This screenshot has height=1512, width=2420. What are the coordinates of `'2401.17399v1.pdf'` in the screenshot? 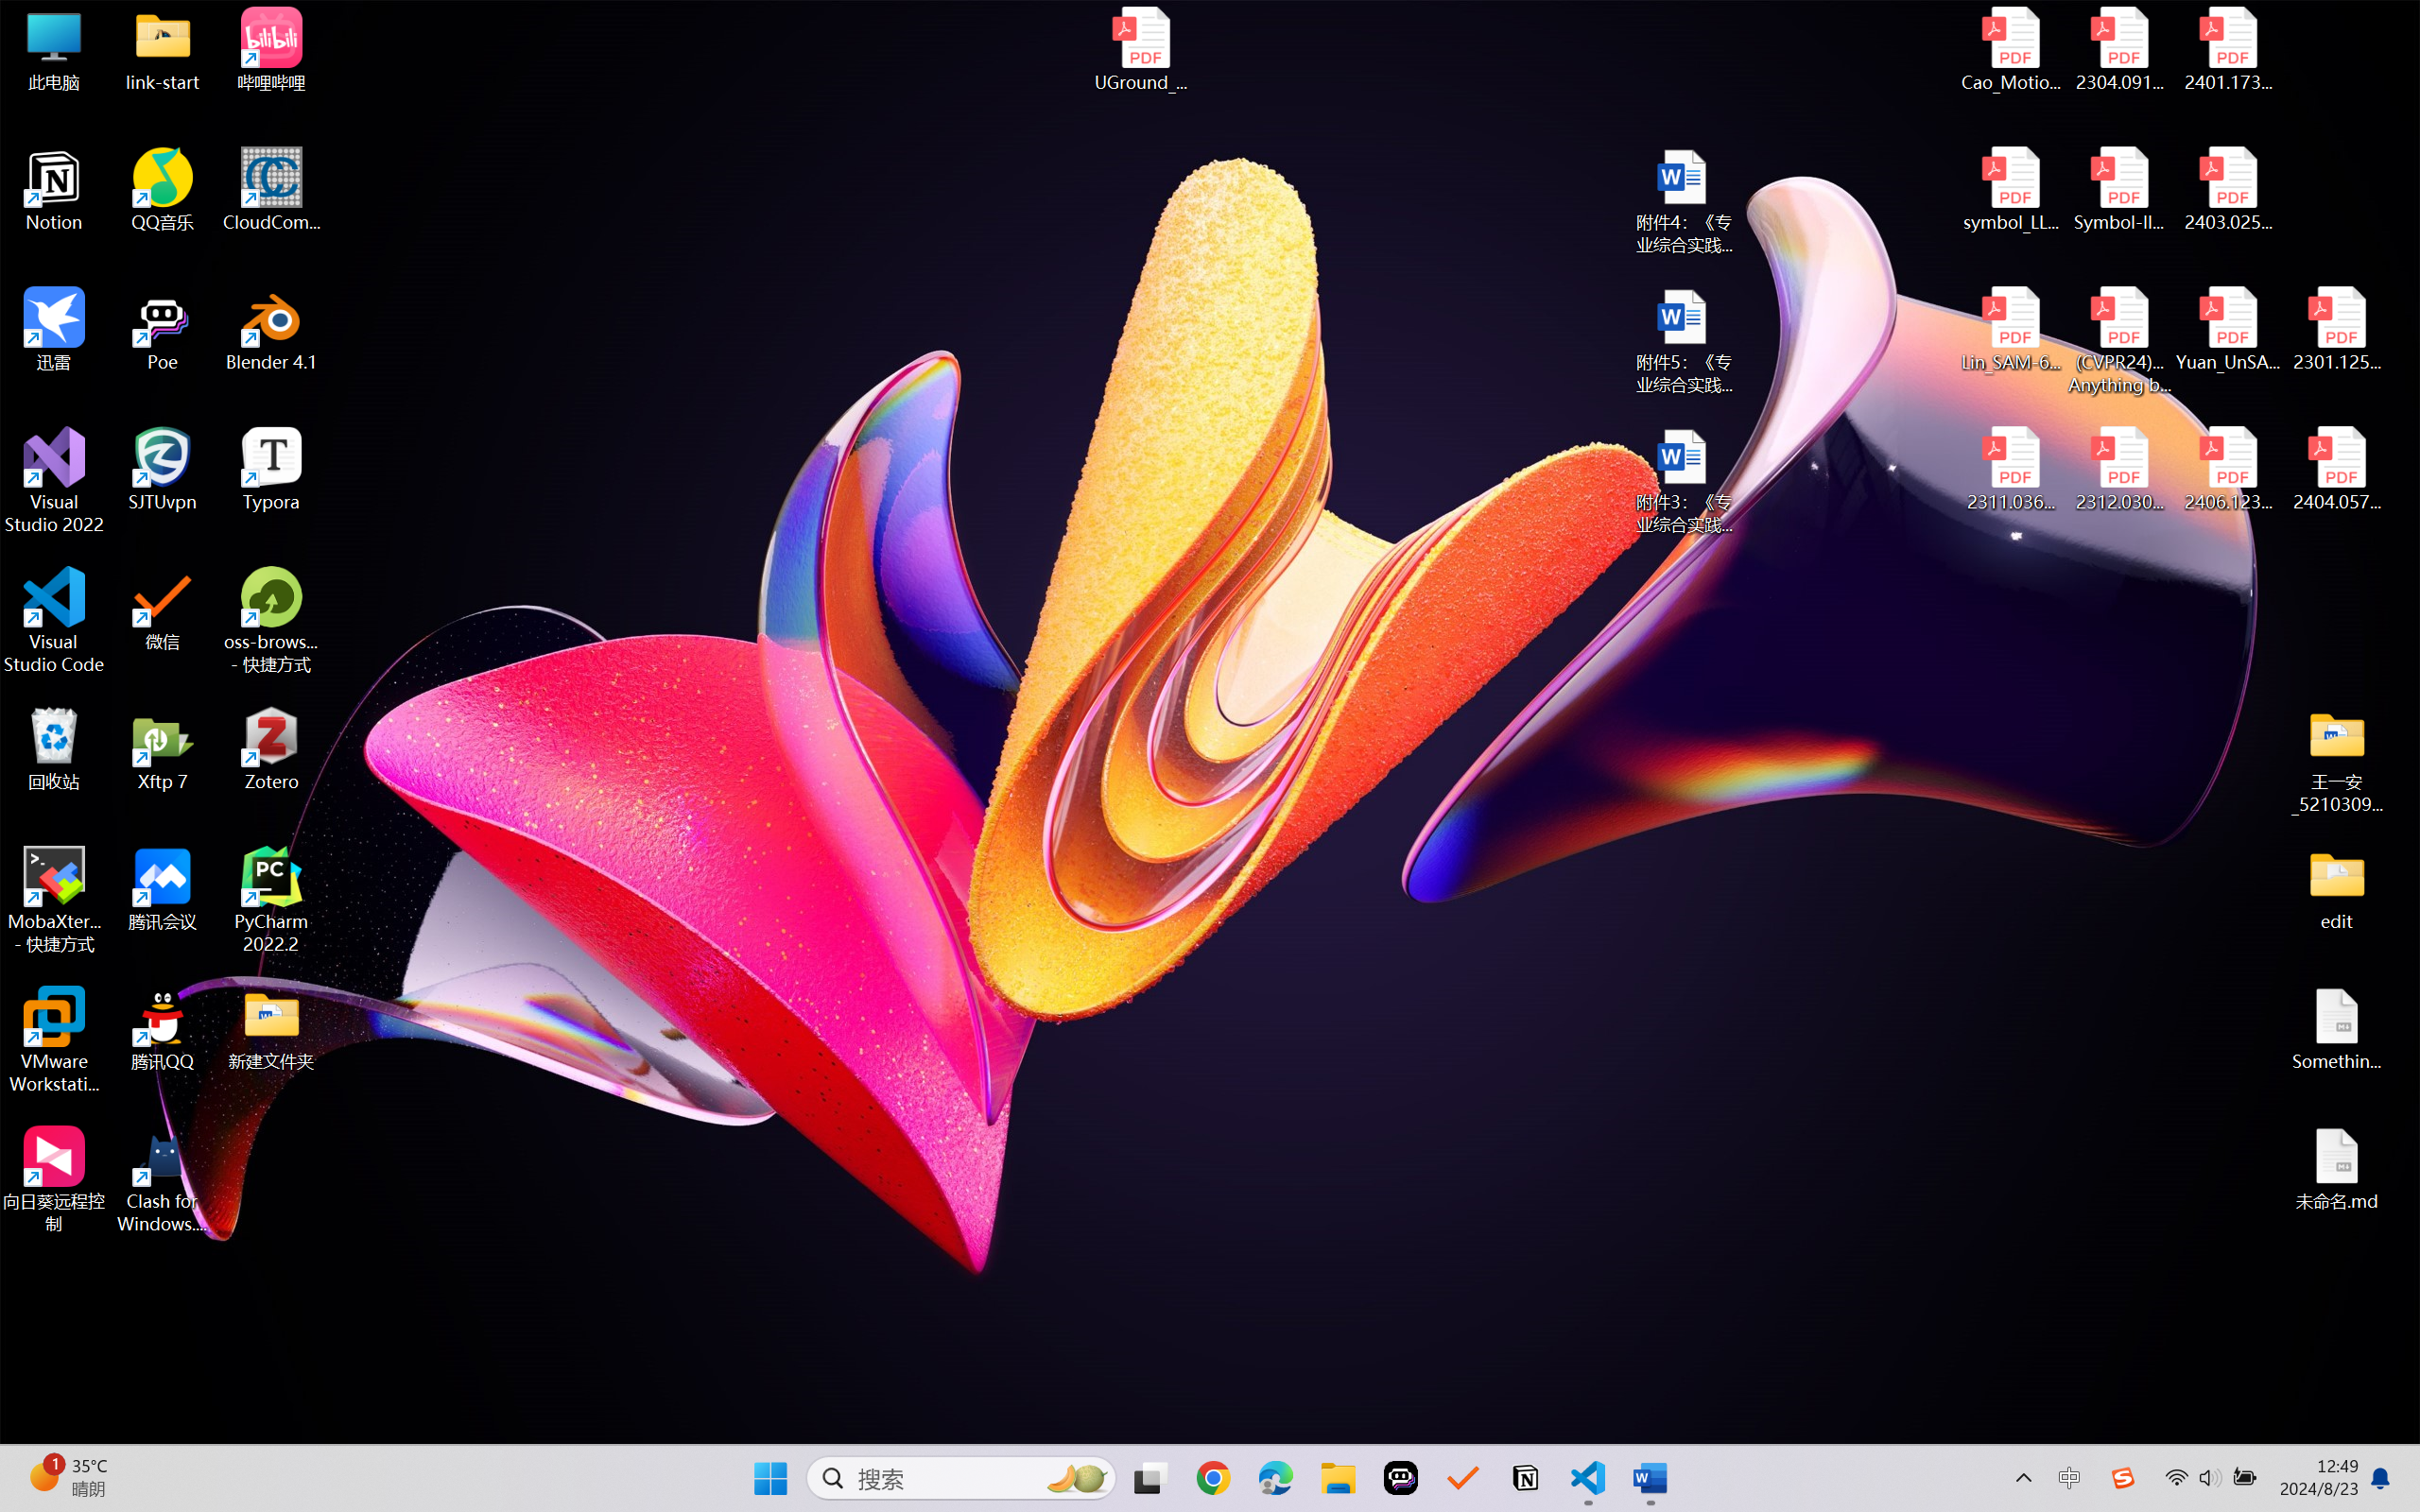 It's located at (2226, 49).